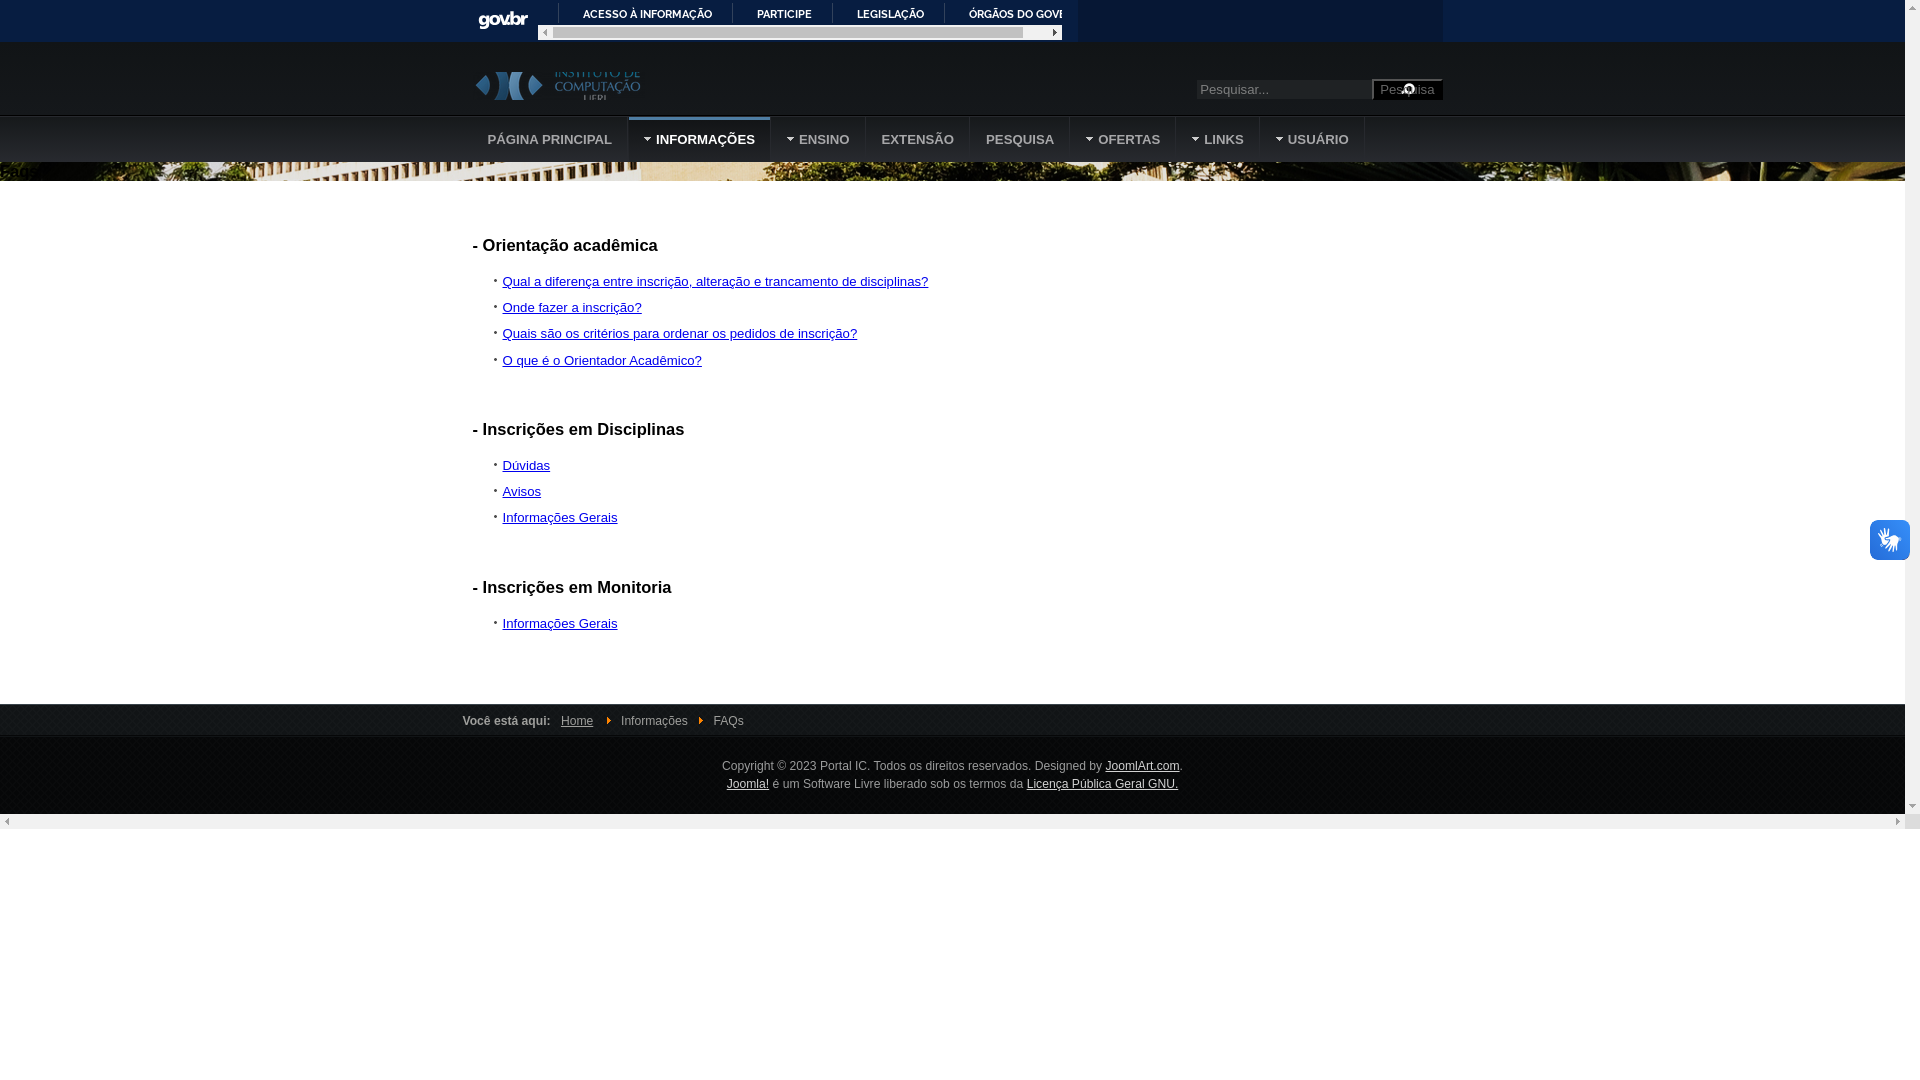  What do you see at coordinates (747, 782) in the screenshot?
I see `'Joomla!'` at bounding box center [747, 782].